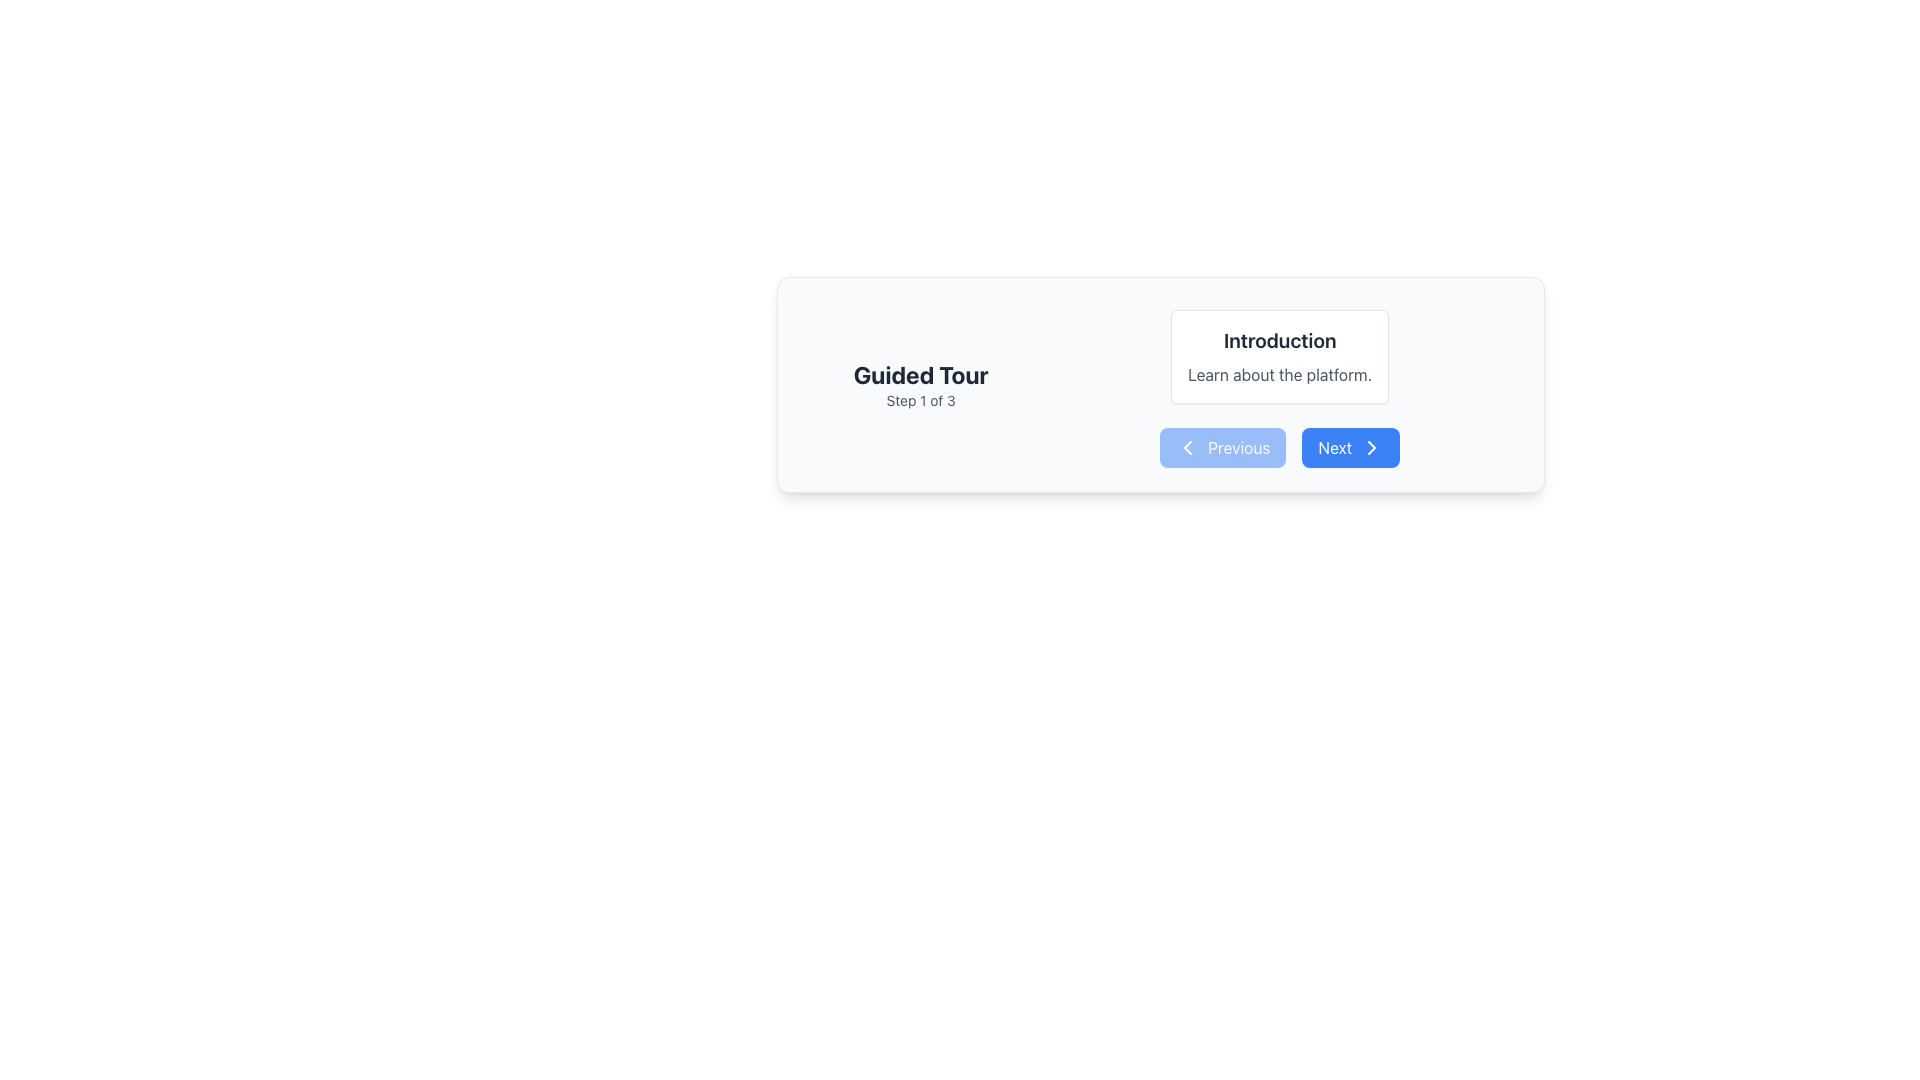  Describe the element at coordinates (1371, 446) in the screenshot. I see `the directional arrow icon inside the 'Next' button, which indicates forward functionality in a guided process` at that location.